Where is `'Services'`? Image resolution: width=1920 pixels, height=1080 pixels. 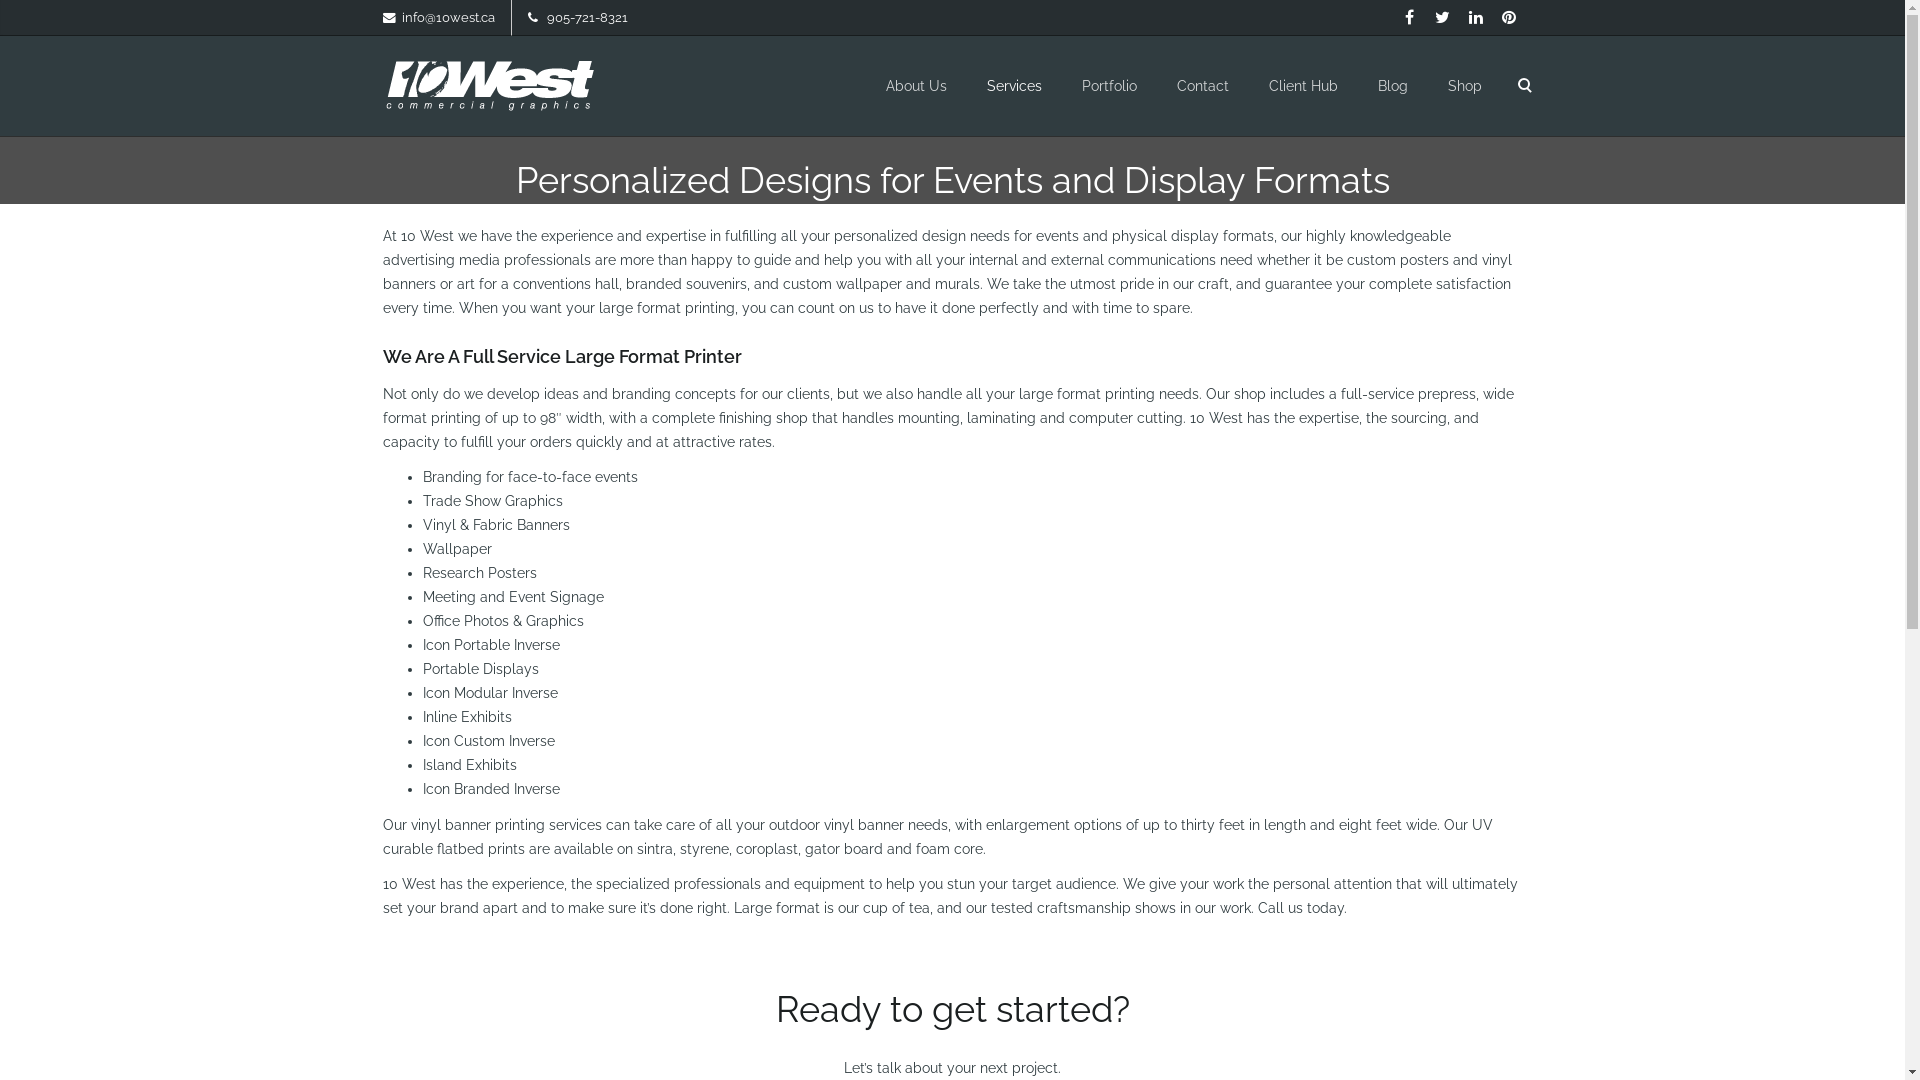 'Services' is located at coordinates (1013, 84).